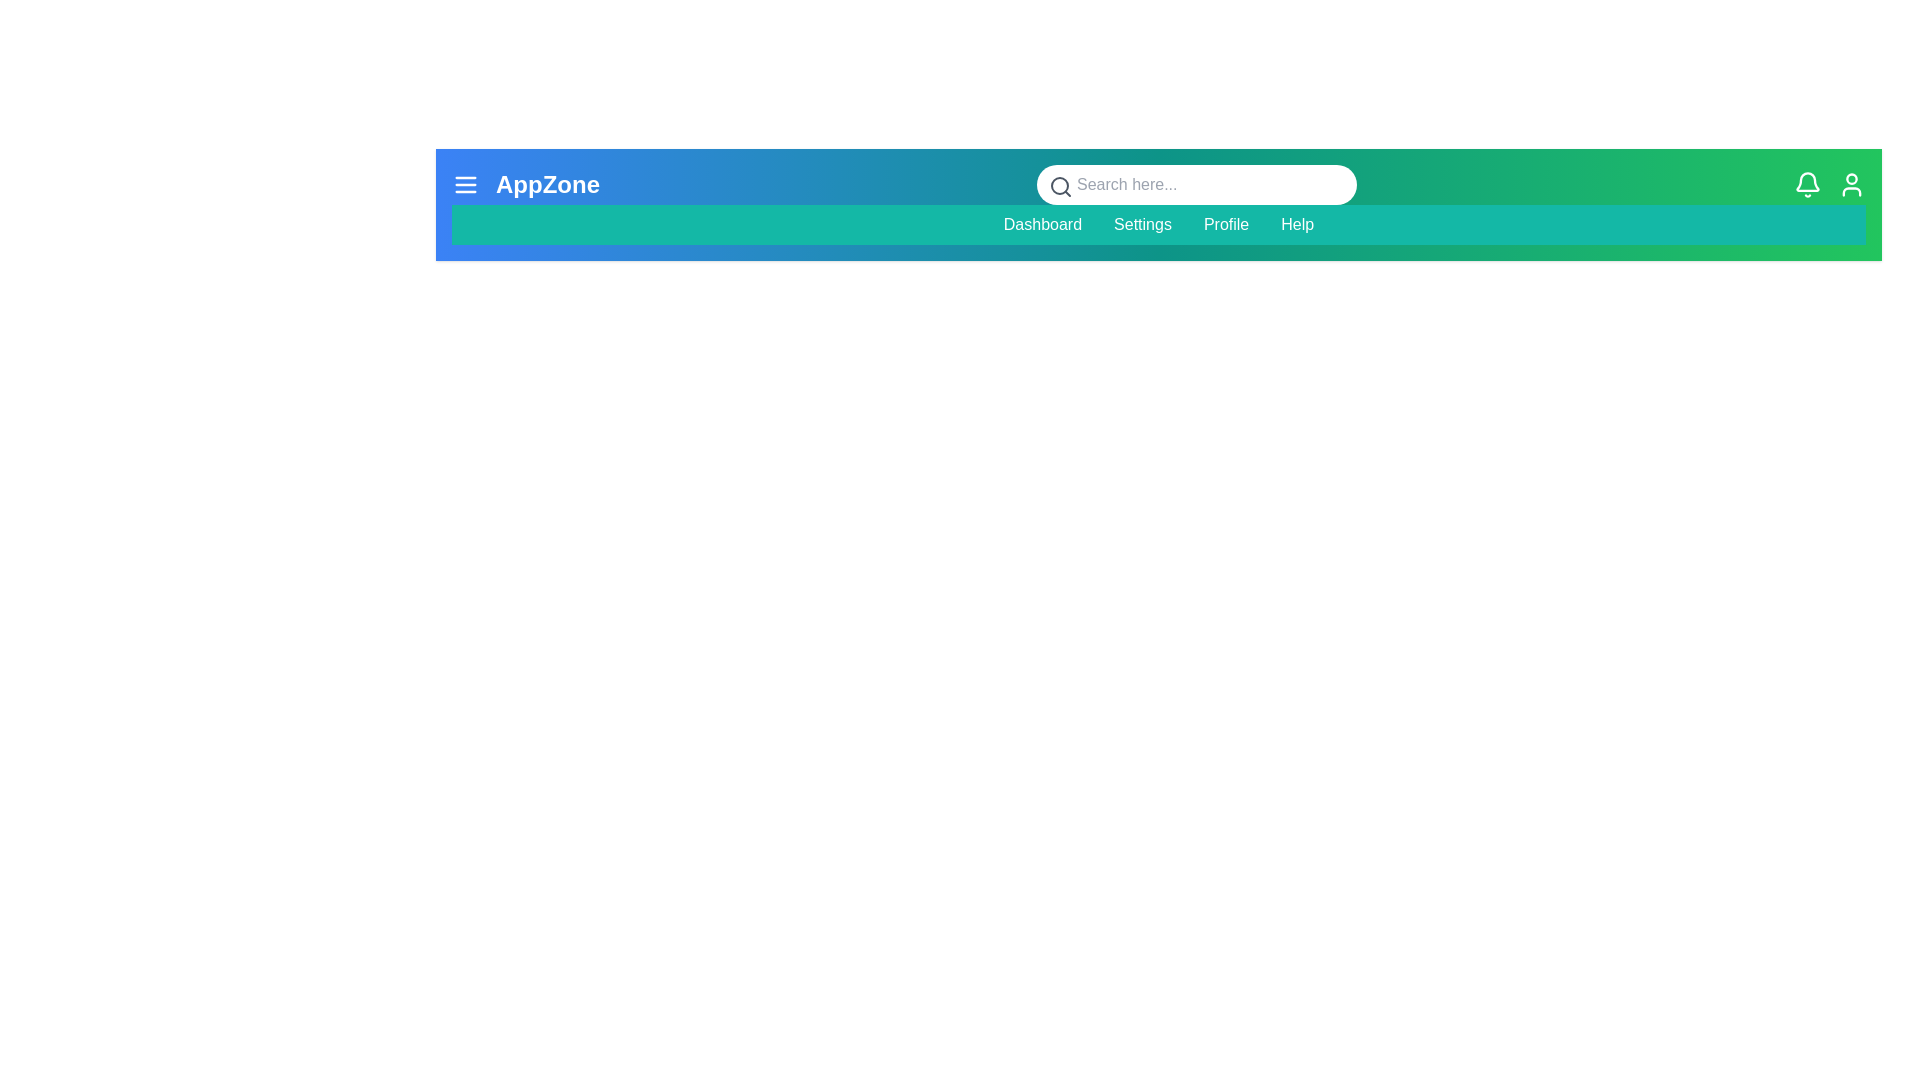 The width and height of the screenshot is (1920, 1080). What do you see at coordinates (1225, 224) in the screenshot?
I see `the menu item Profile to navigate to the corresponding section` at bounding box center [1225, 224].